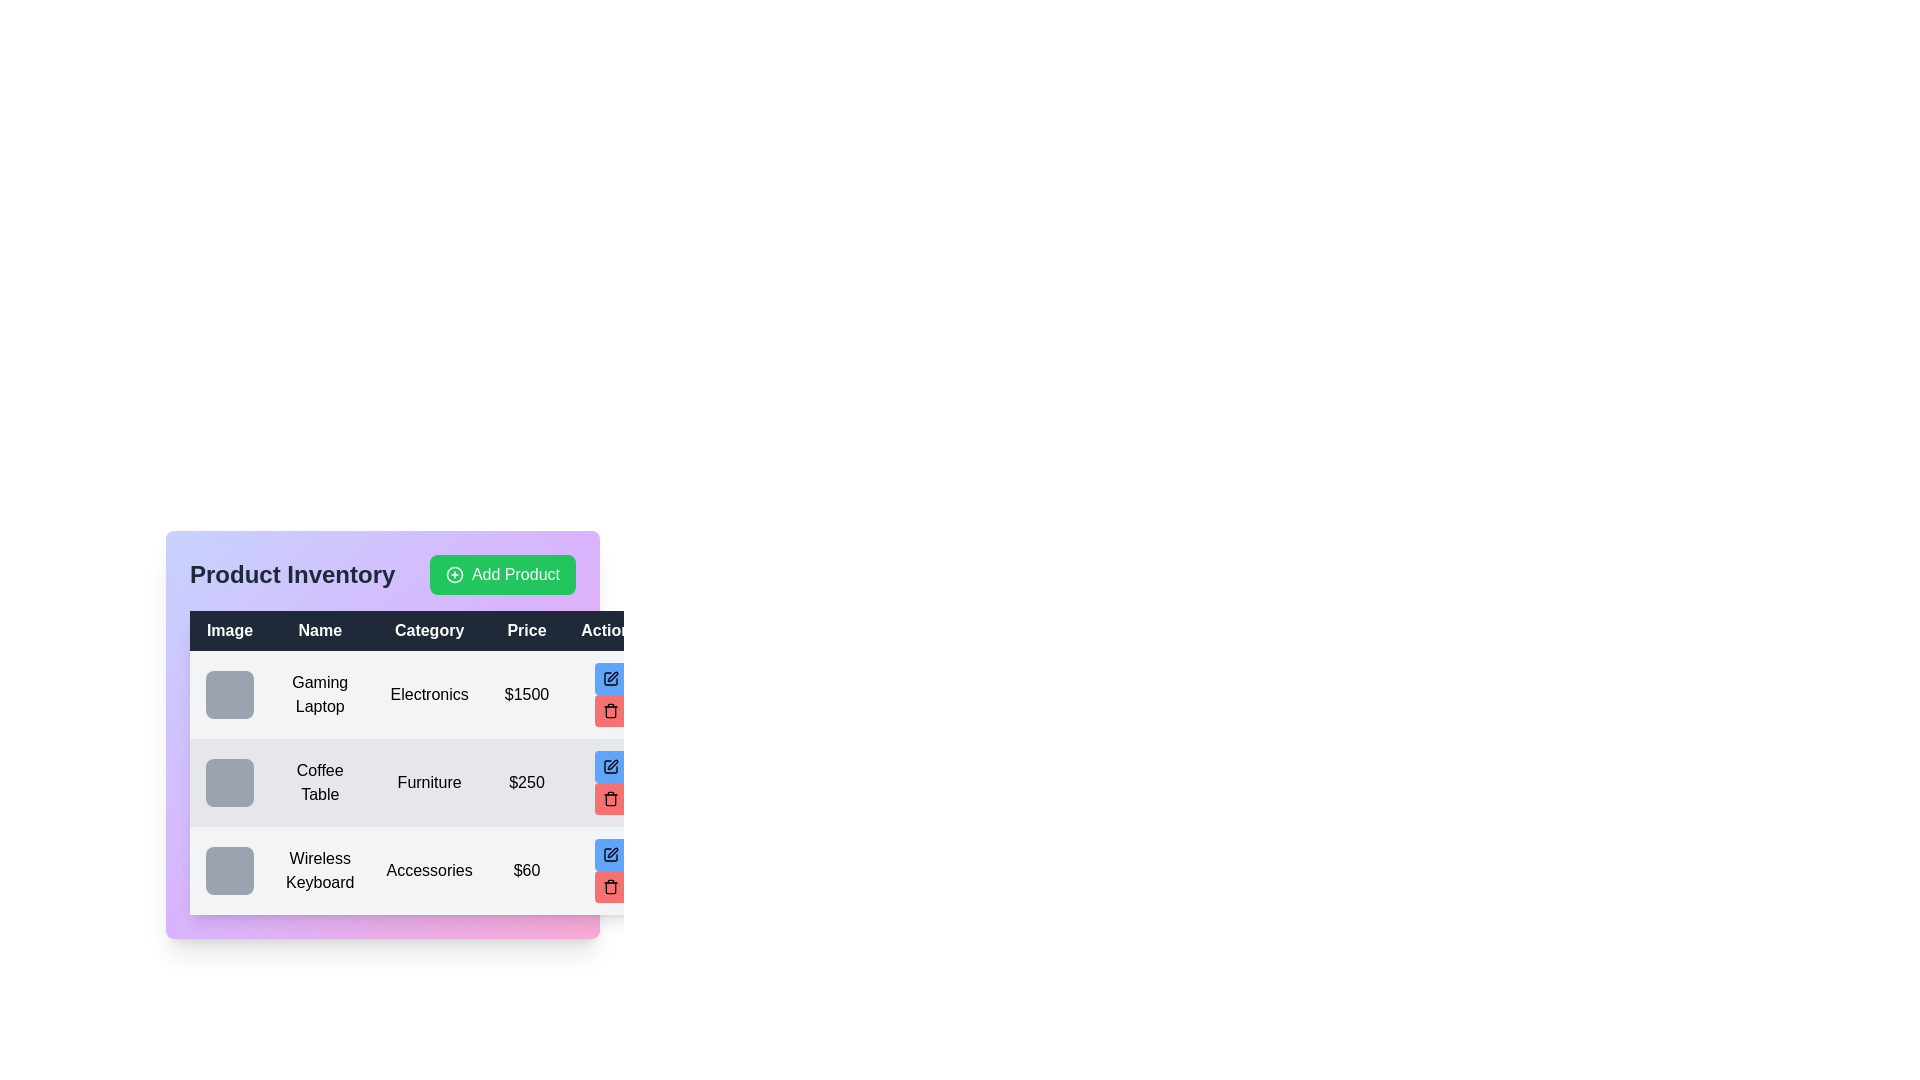 This screenshot has height=1080, width=1920. What do you see at coordinates (609, 799) in the screenshot?
I see `the trash bin icon associated with the 'Coffee Table' in the last column under the Actions header` at bounding box center [609, 799].